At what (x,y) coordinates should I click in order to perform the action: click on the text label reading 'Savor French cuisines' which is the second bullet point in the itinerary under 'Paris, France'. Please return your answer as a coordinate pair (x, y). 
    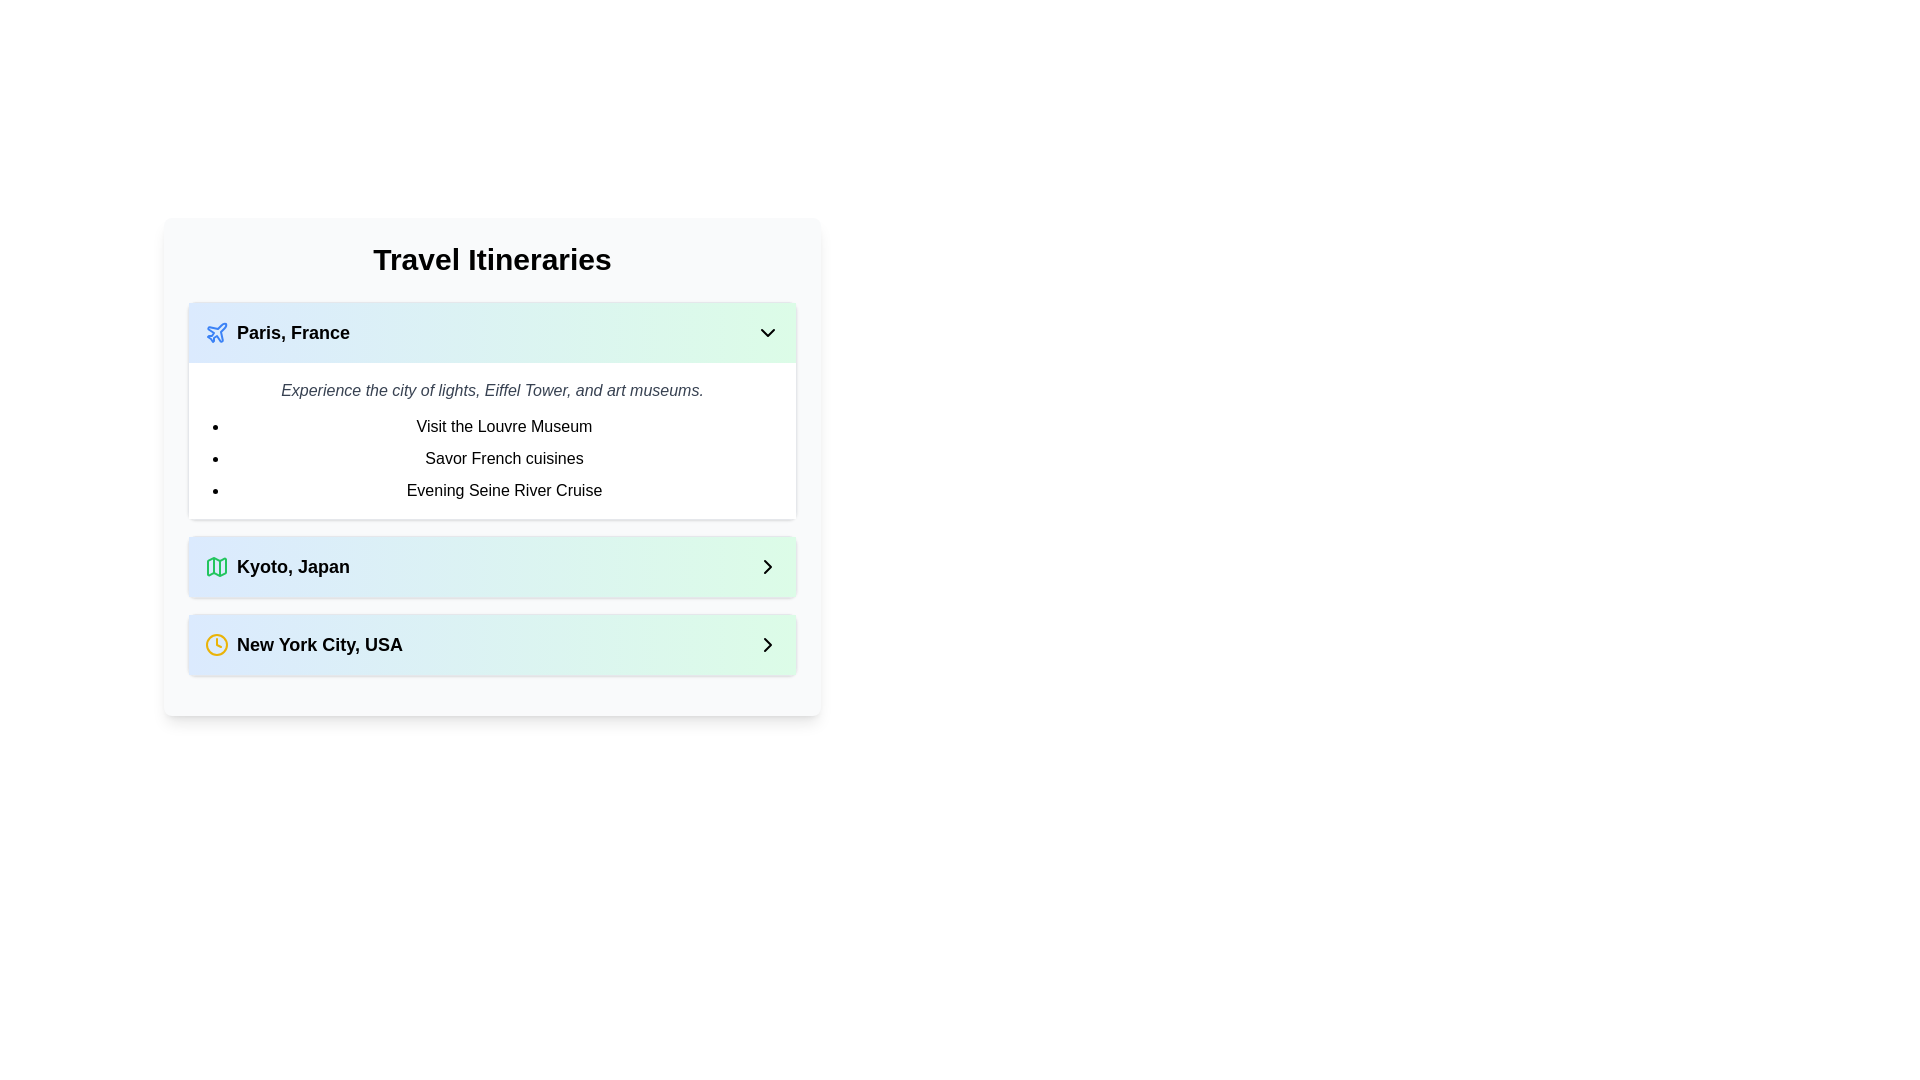
    Looking at the image, I should click on (504, 459).